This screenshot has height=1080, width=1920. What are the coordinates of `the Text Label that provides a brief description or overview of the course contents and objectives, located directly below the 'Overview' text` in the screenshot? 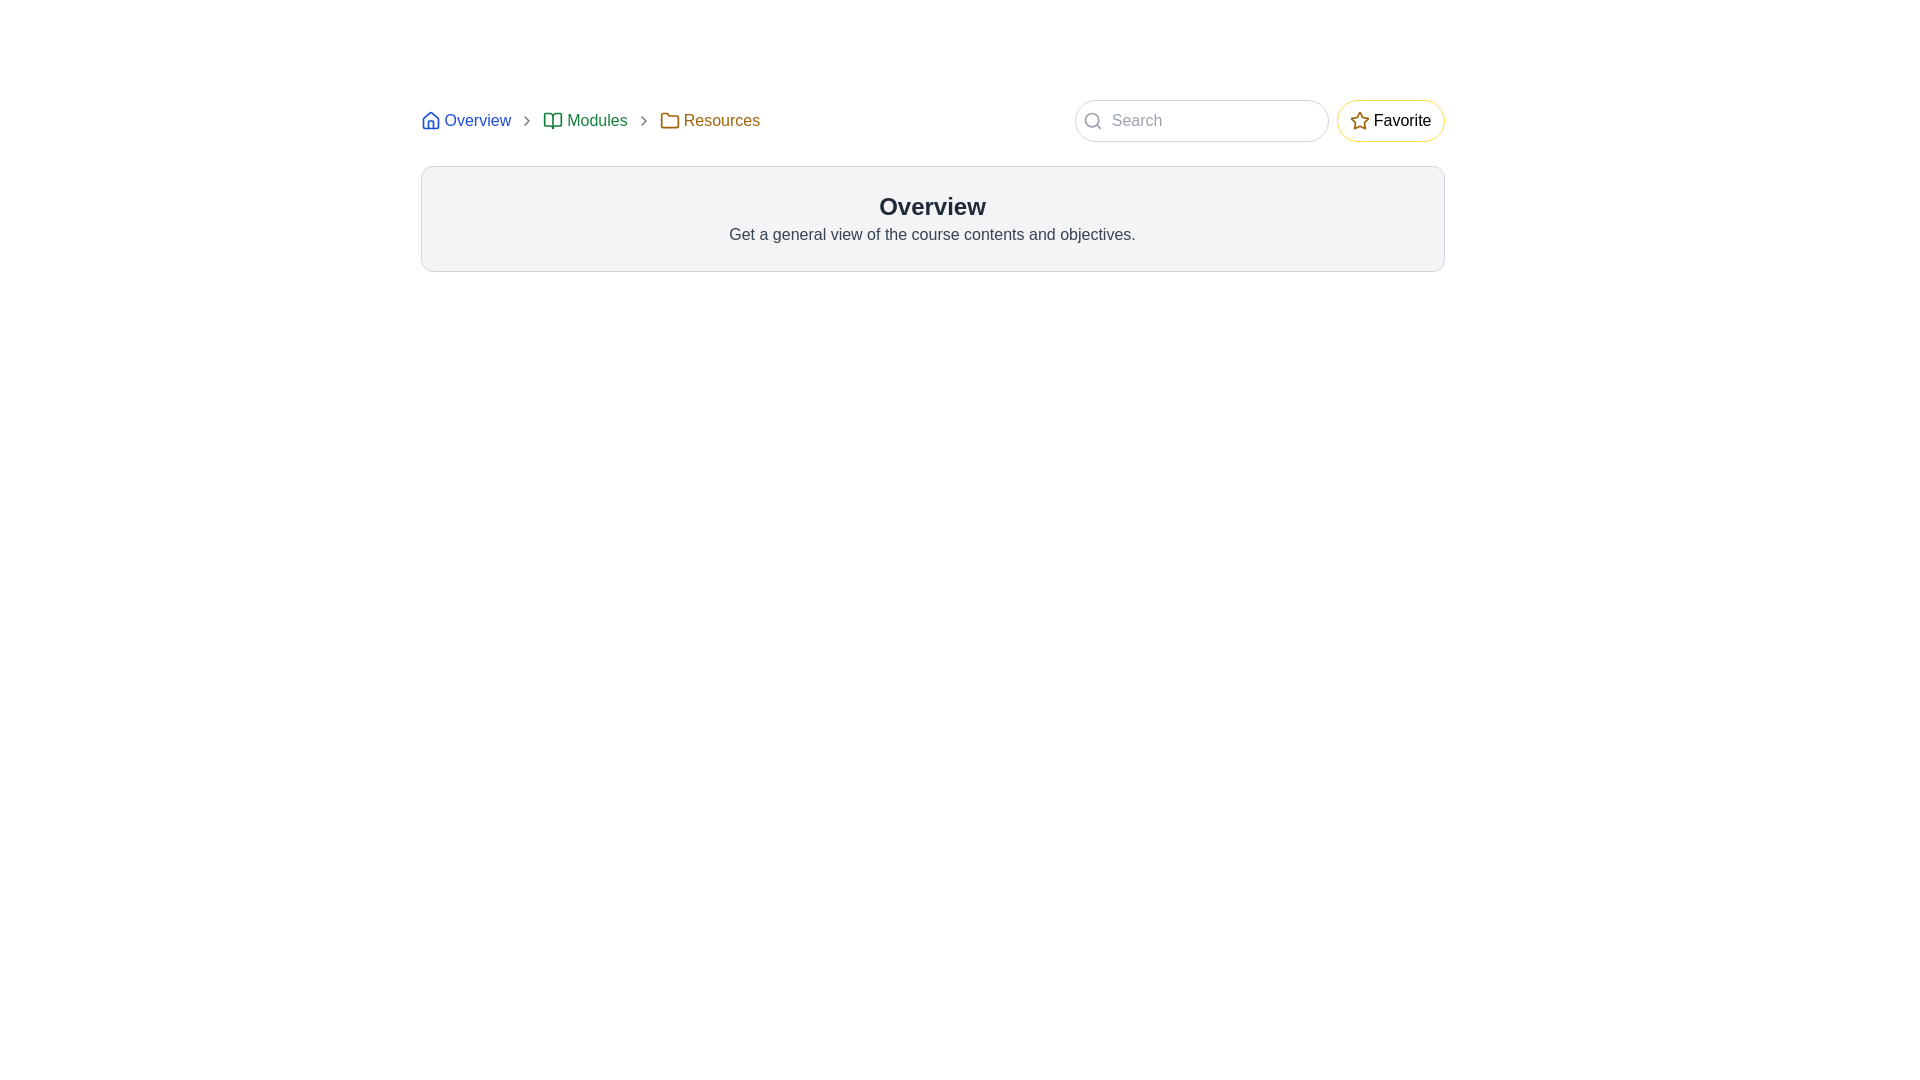 It's located at (931, 234).